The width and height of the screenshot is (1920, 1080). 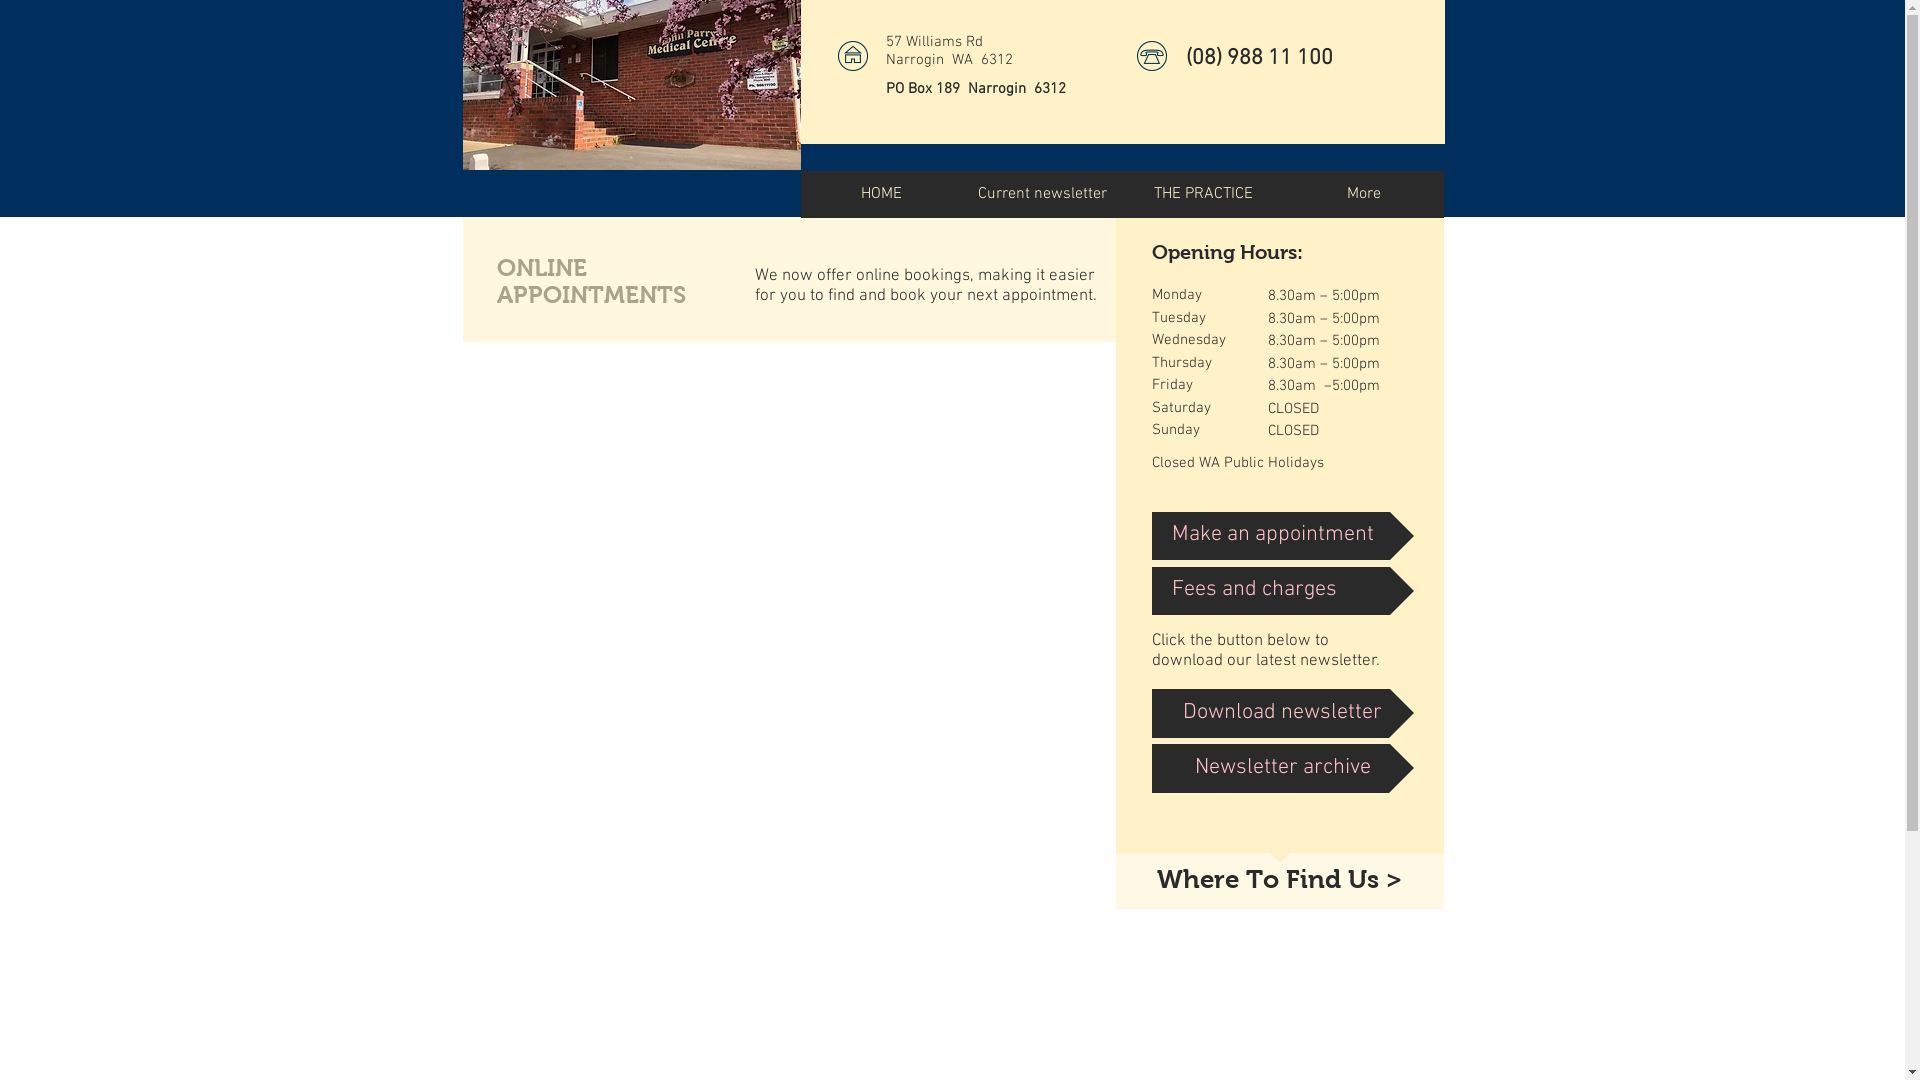 I want to click on 'HOME', so click(x=880, y=194).